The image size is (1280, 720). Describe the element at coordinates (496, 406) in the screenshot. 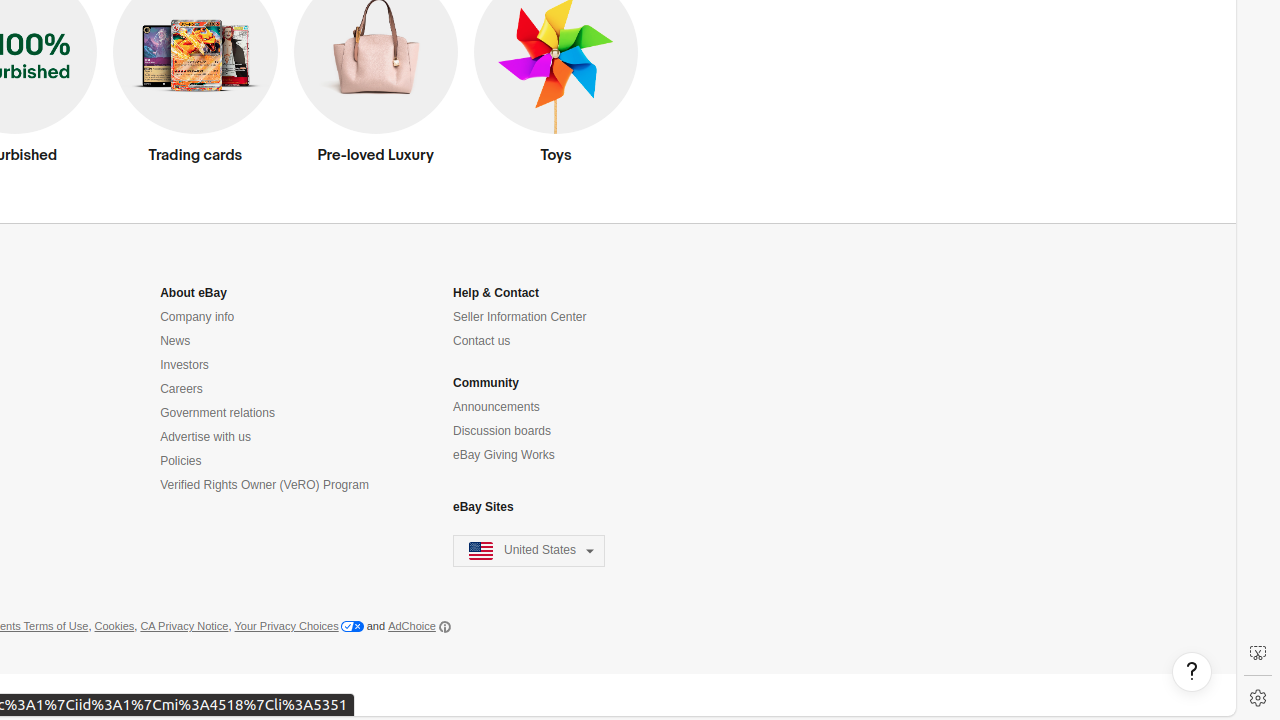

I see `'Announcements'` at that location.